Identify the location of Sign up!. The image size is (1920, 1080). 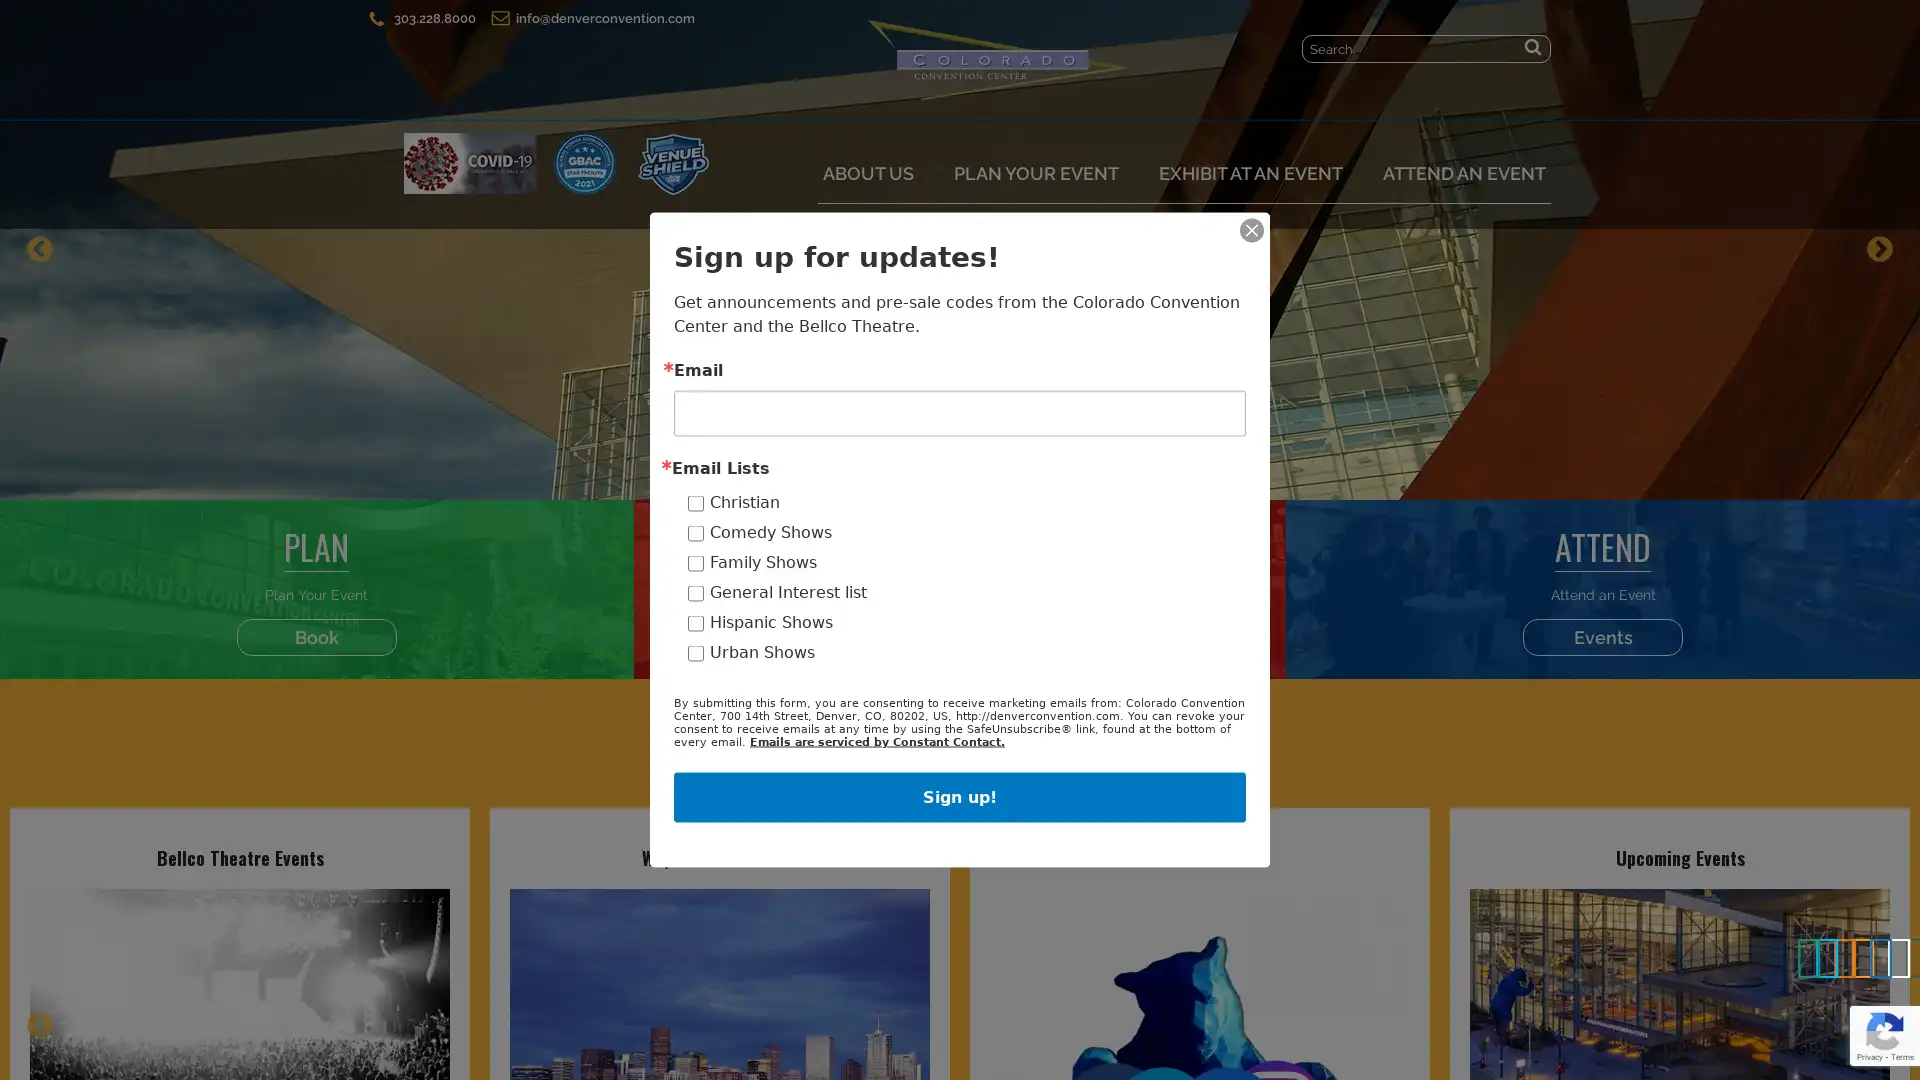
(960, 796).